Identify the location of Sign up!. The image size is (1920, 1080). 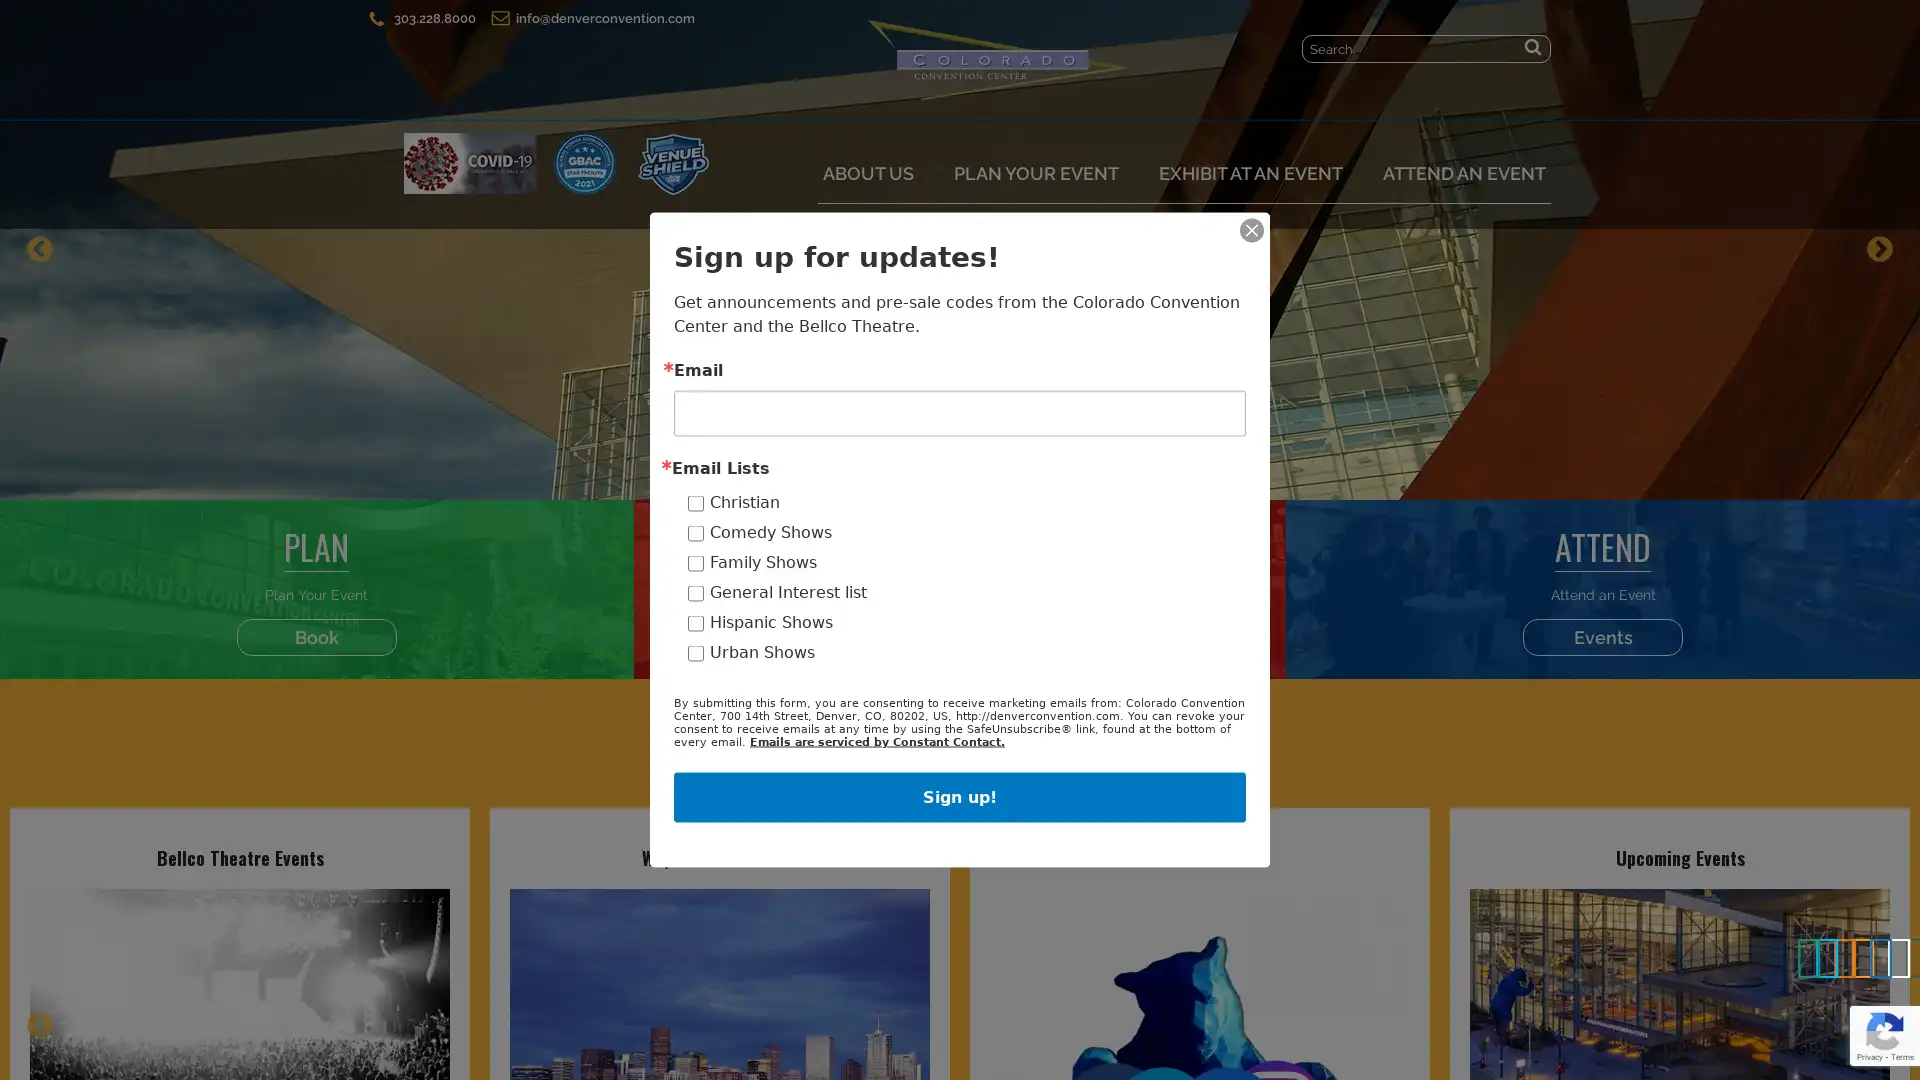
(960, 796).